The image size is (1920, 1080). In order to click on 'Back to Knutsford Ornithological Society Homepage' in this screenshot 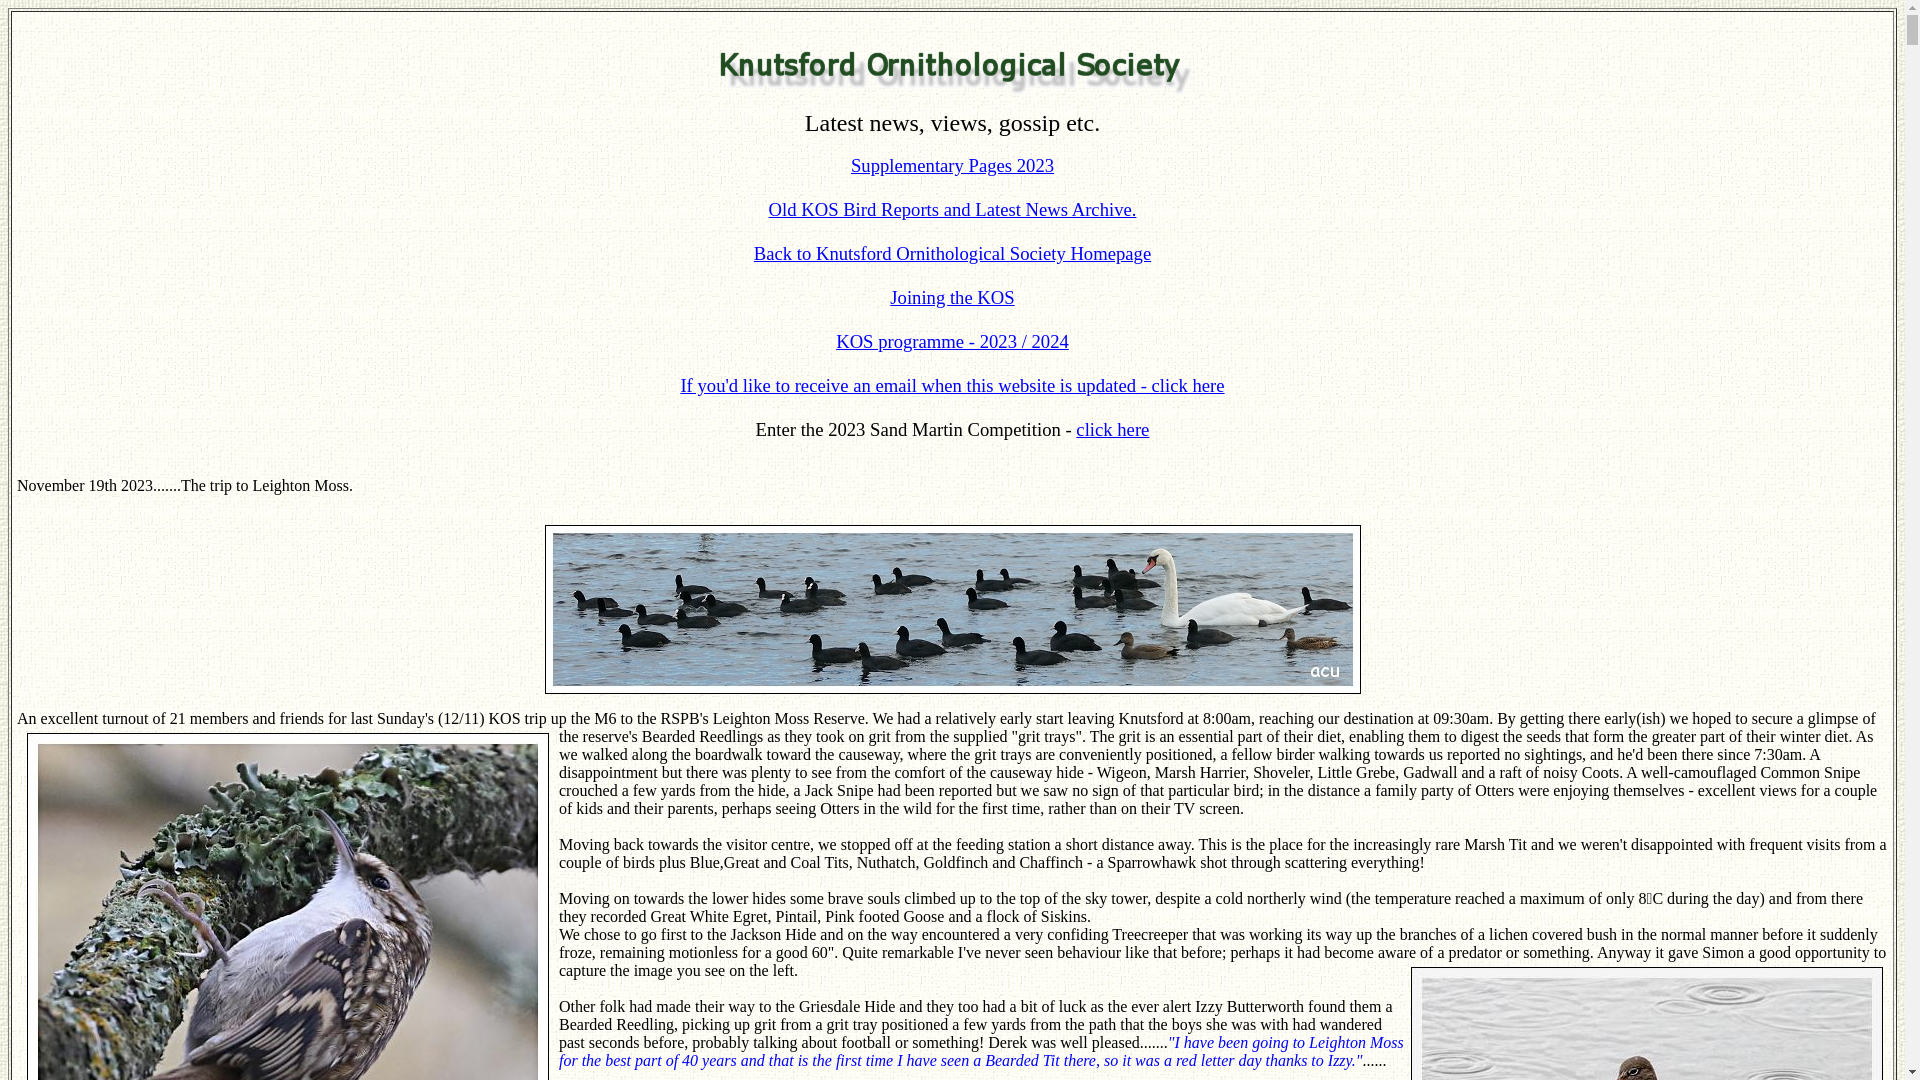, I will do `click(951, 252)`.